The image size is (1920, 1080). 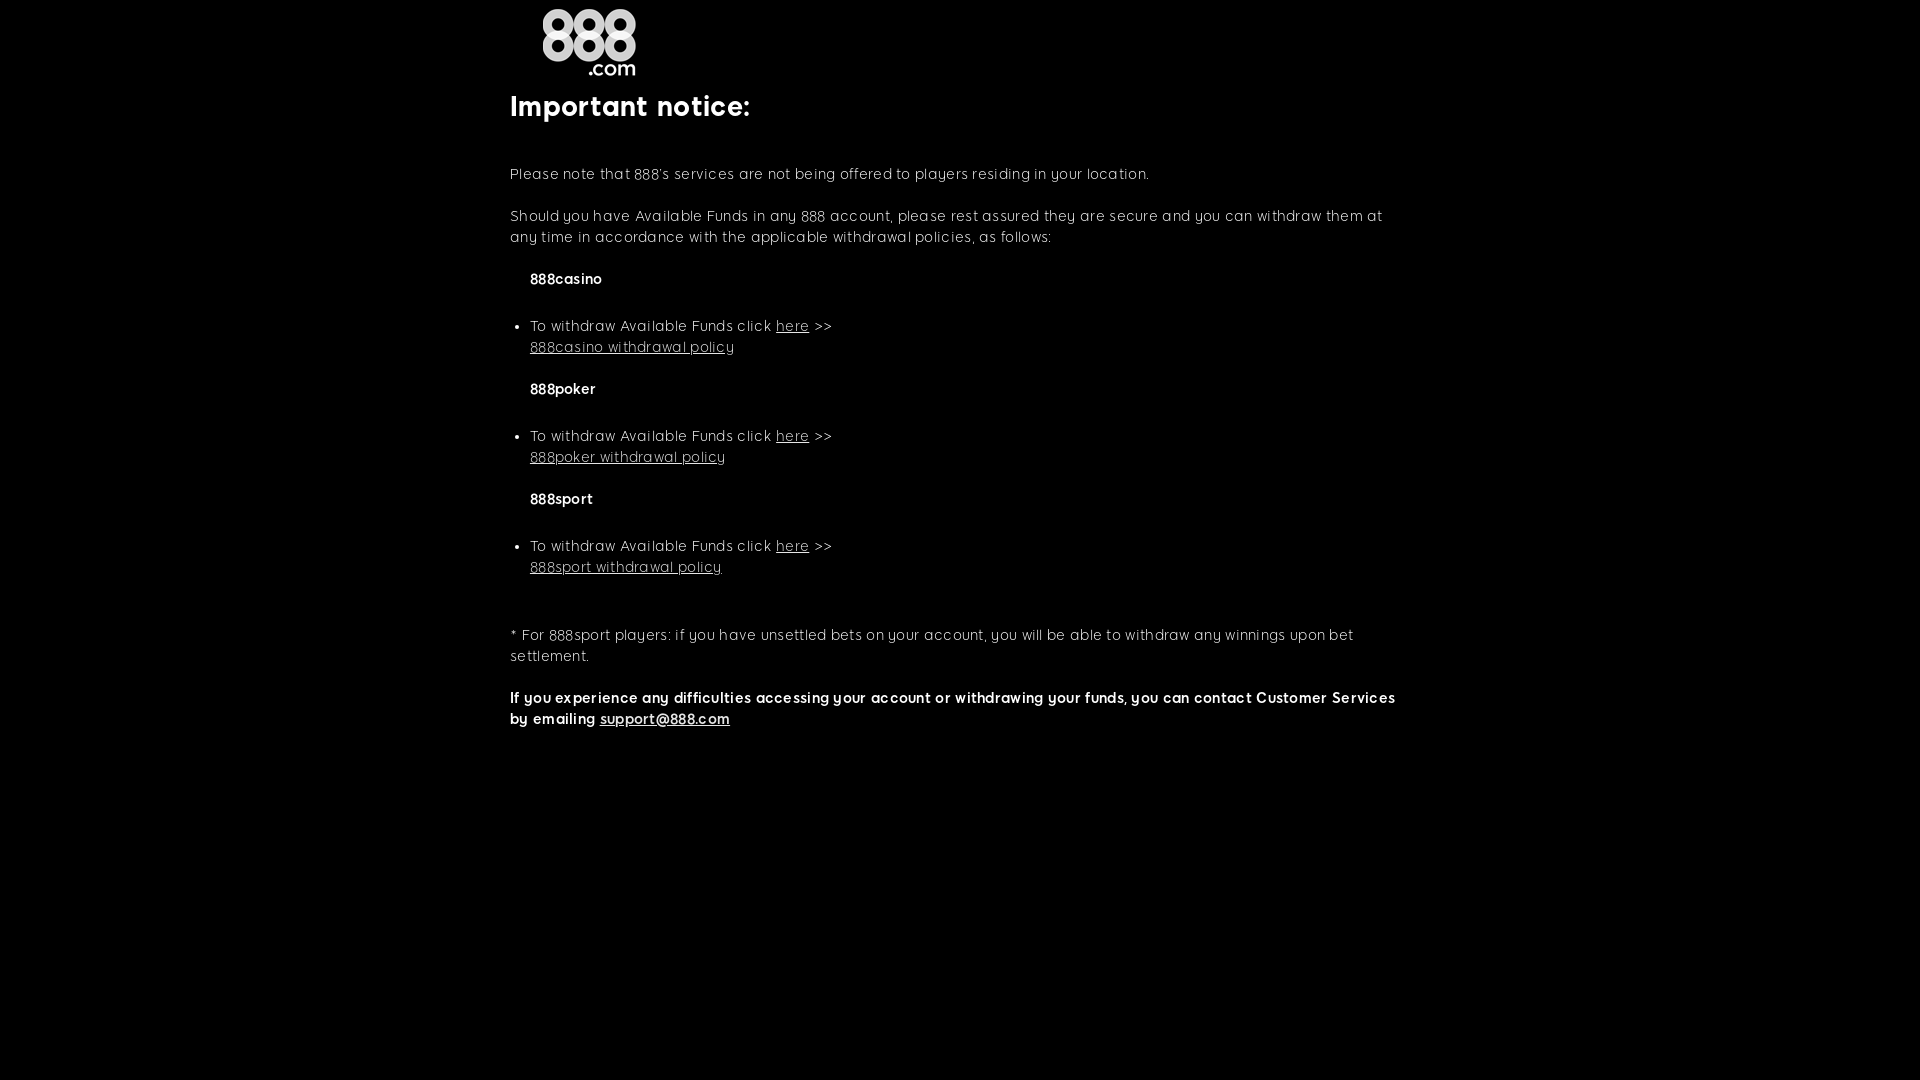 I want to click on 'here', so click(x=791, y=325).